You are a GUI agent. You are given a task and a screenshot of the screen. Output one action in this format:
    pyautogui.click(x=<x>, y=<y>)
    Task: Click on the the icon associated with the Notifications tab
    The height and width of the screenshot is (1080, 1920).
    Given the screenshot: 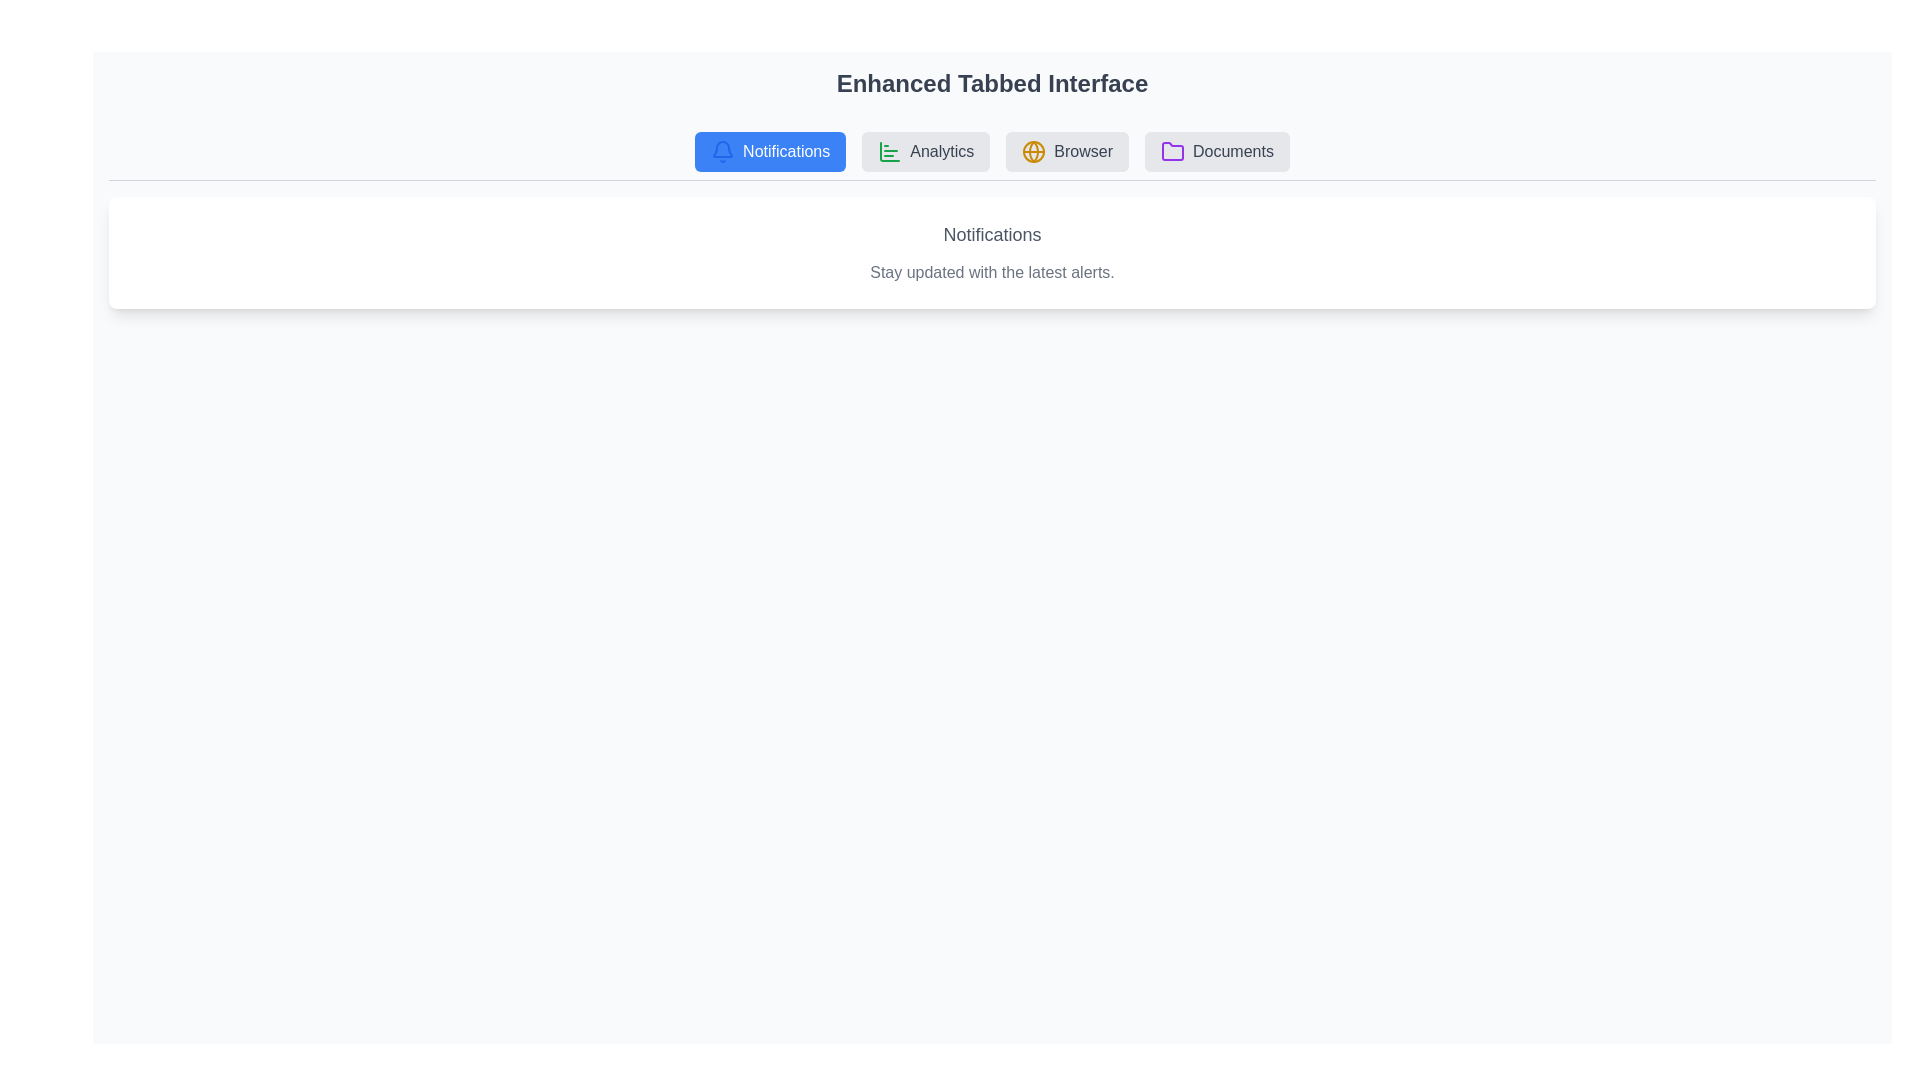 What is the action you would take?
    pyautogui.click(x=722, y=150)
    